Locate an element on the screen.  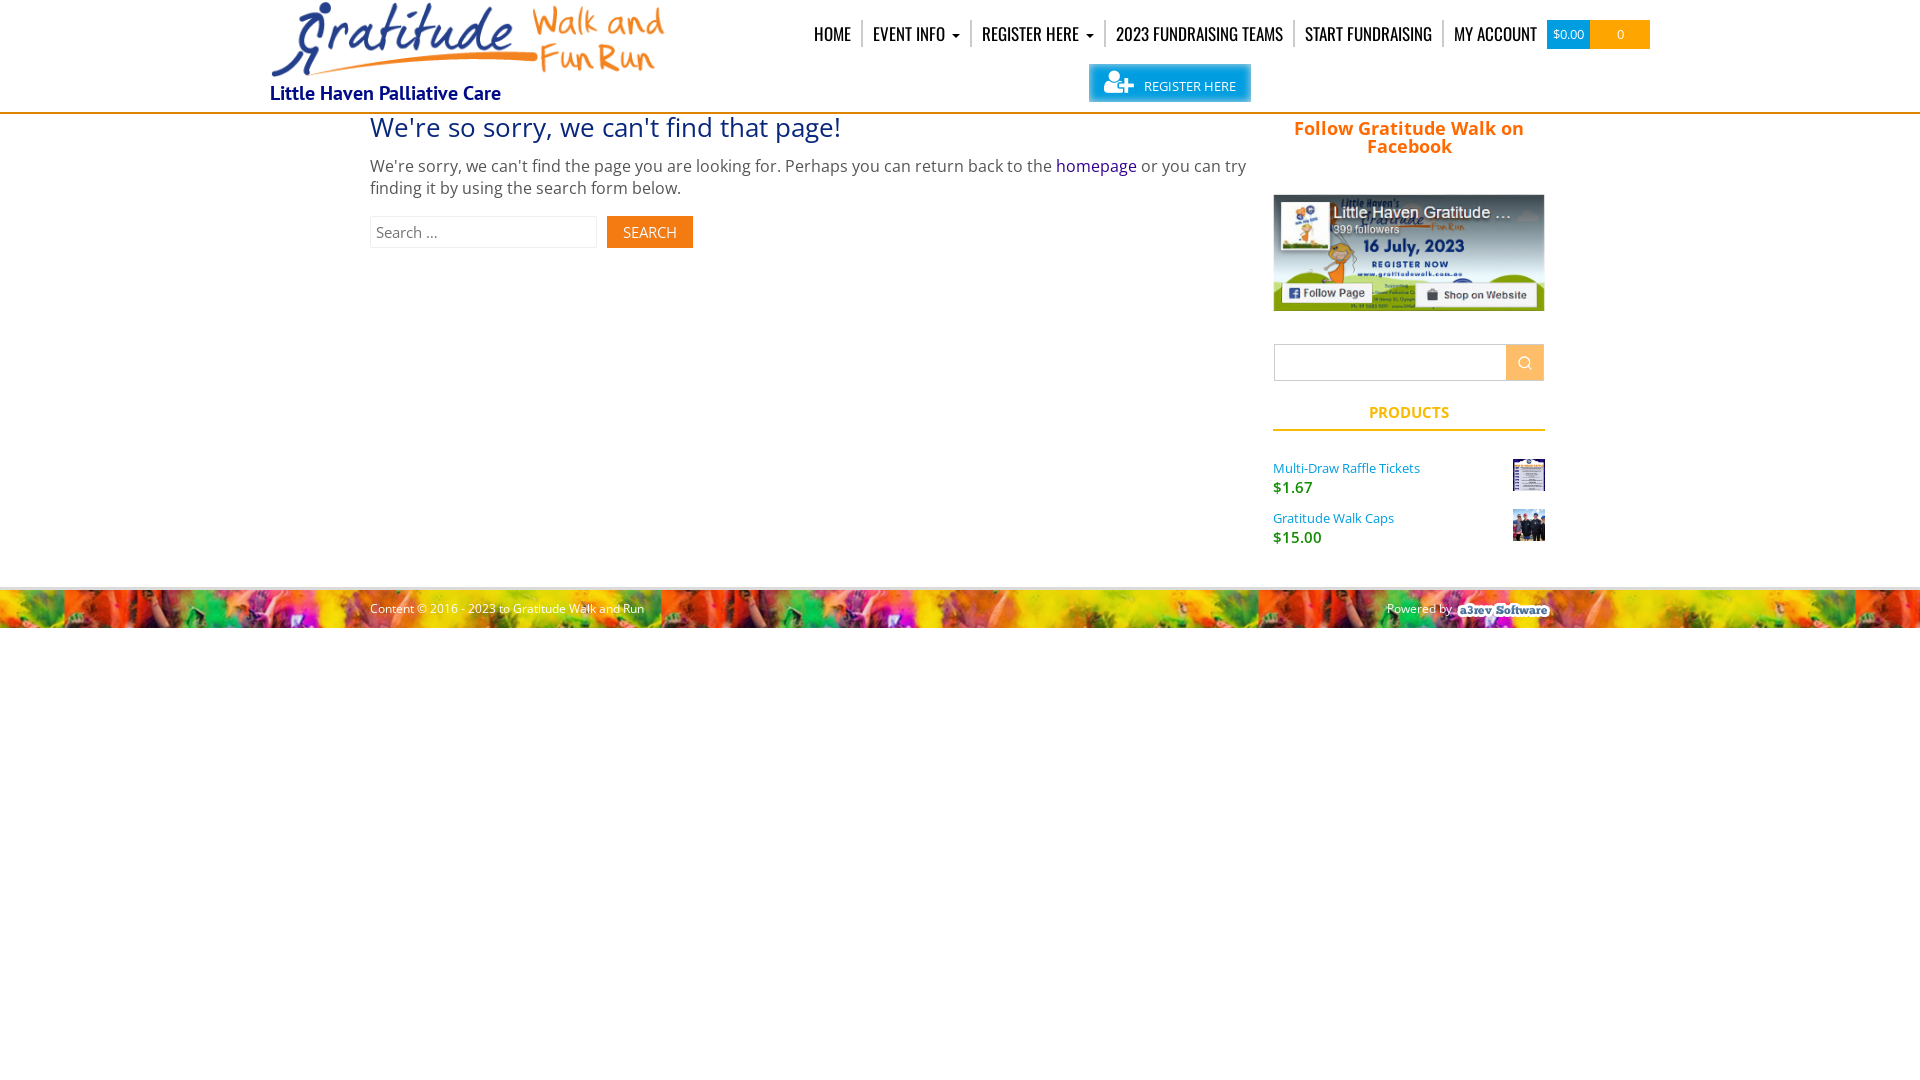
'Gratitude Walk and Run' is located at coordinates (469, 71).